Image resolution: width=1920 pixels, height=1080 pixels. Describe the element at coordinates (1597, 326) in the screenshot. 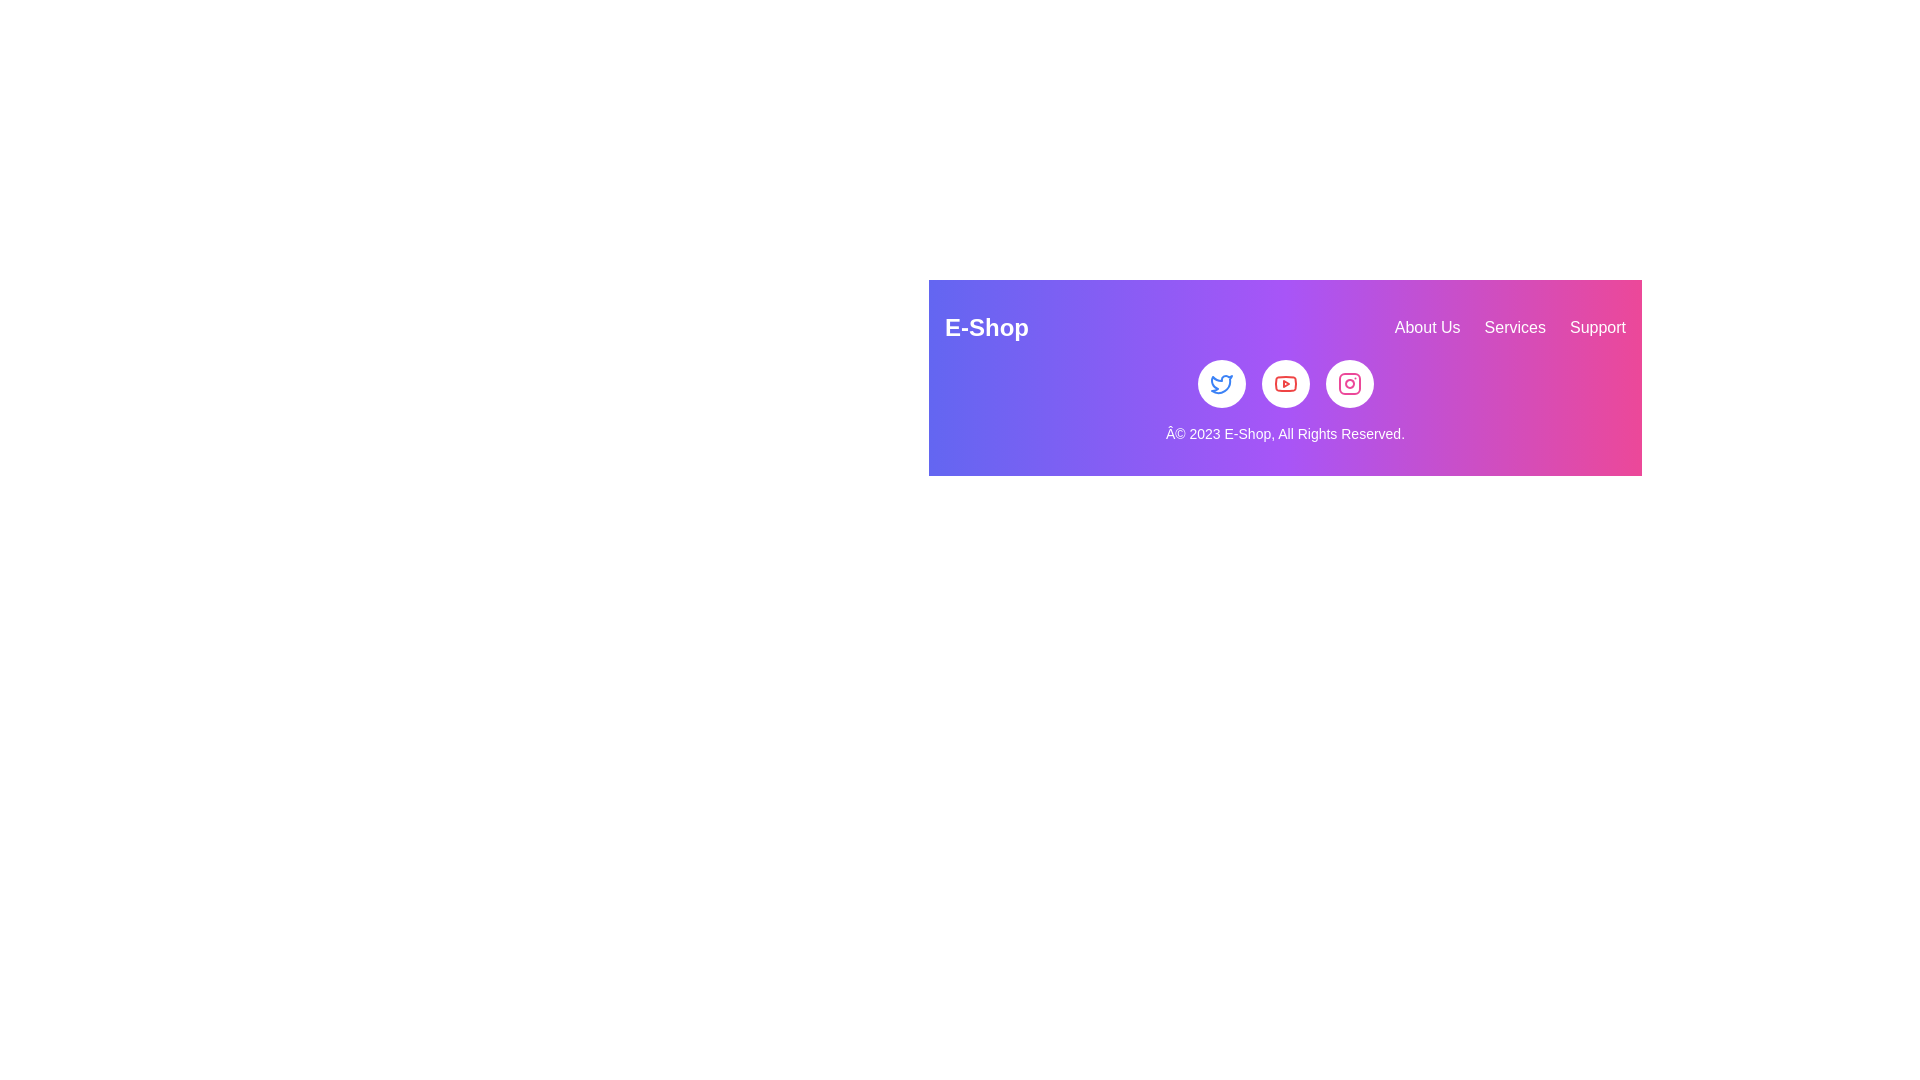

I see `the 'Support' hyperlink, which is the last item on the right side of the navigation bar` at that location.